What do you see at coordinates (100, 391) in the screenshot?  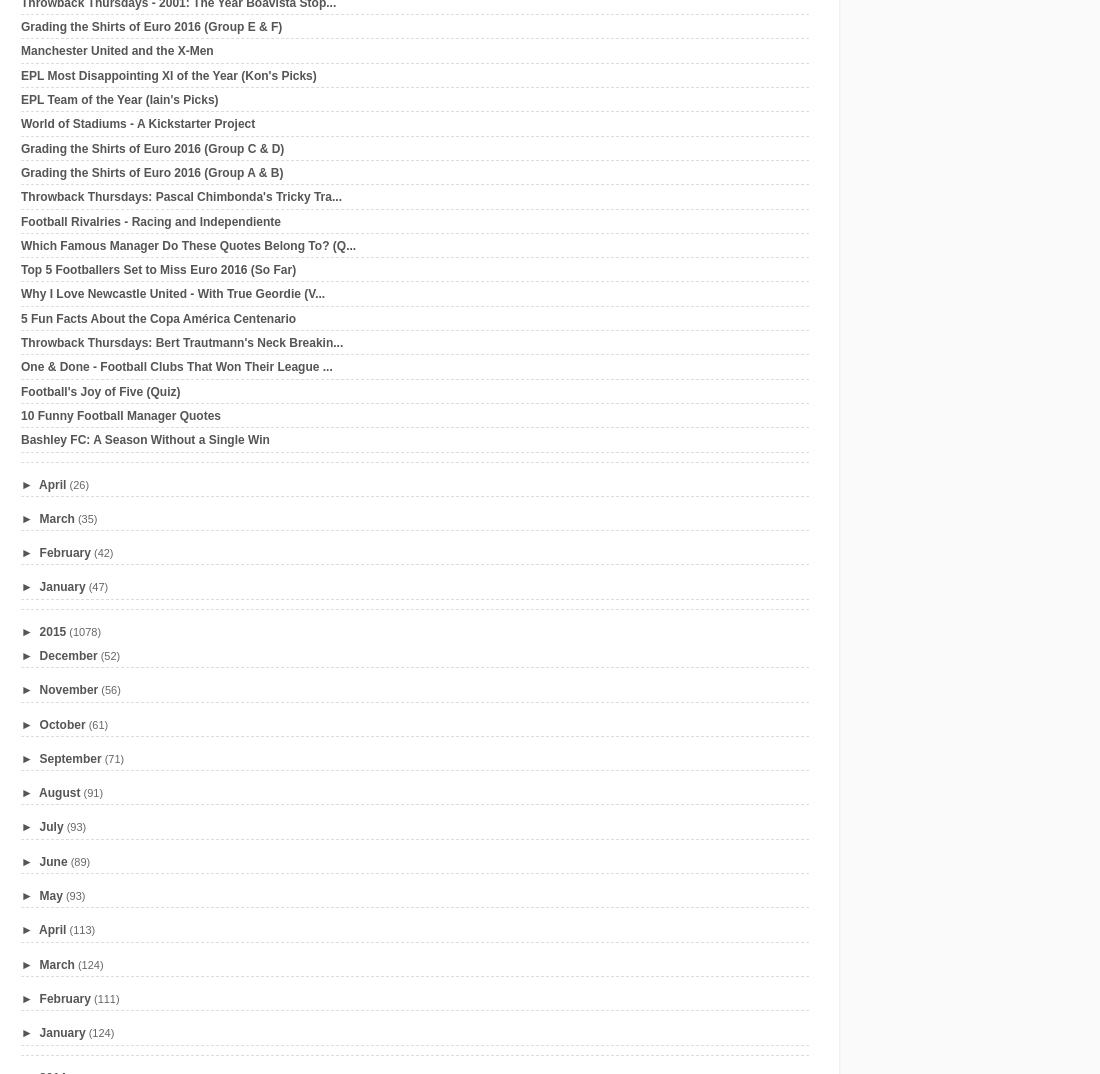 I see `'Football's Joy of Five (Quiz)'` at bounding box center [100, 391].